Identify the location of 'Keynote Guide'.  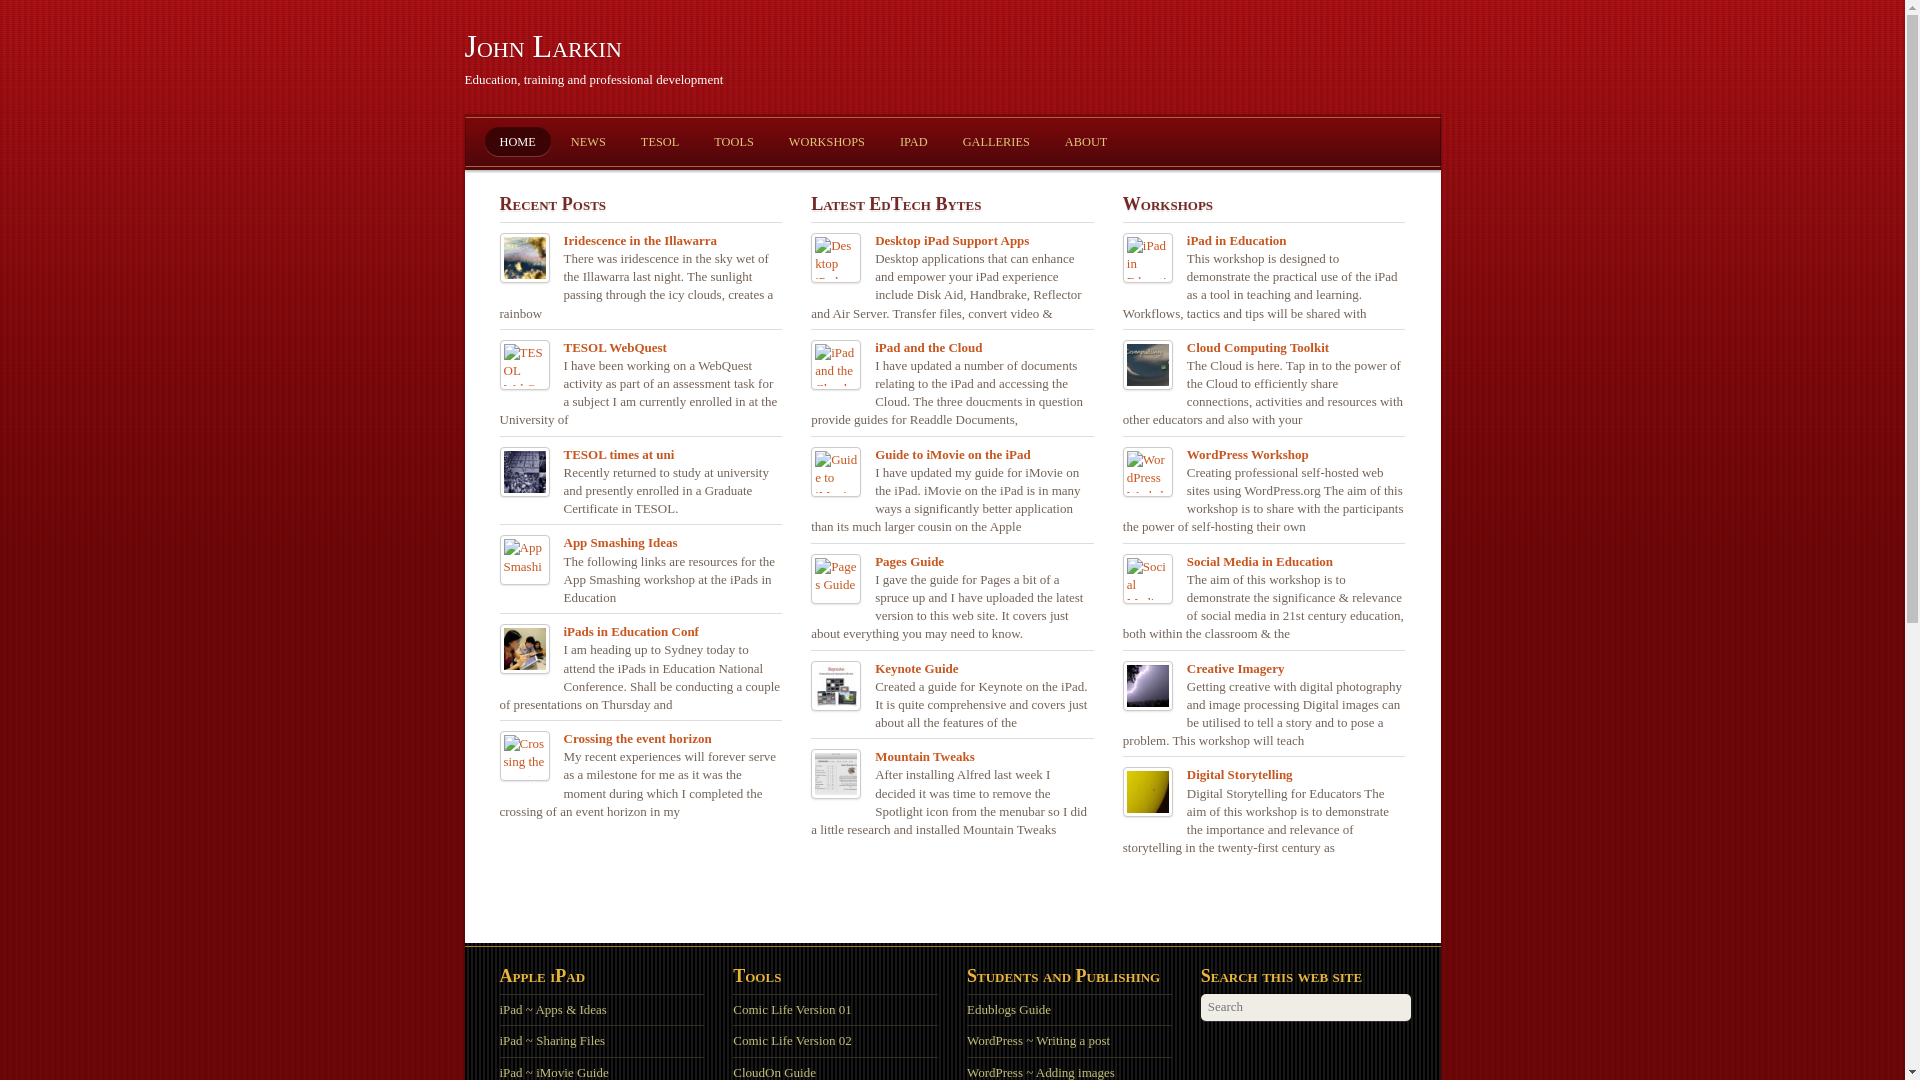
(915, 668).